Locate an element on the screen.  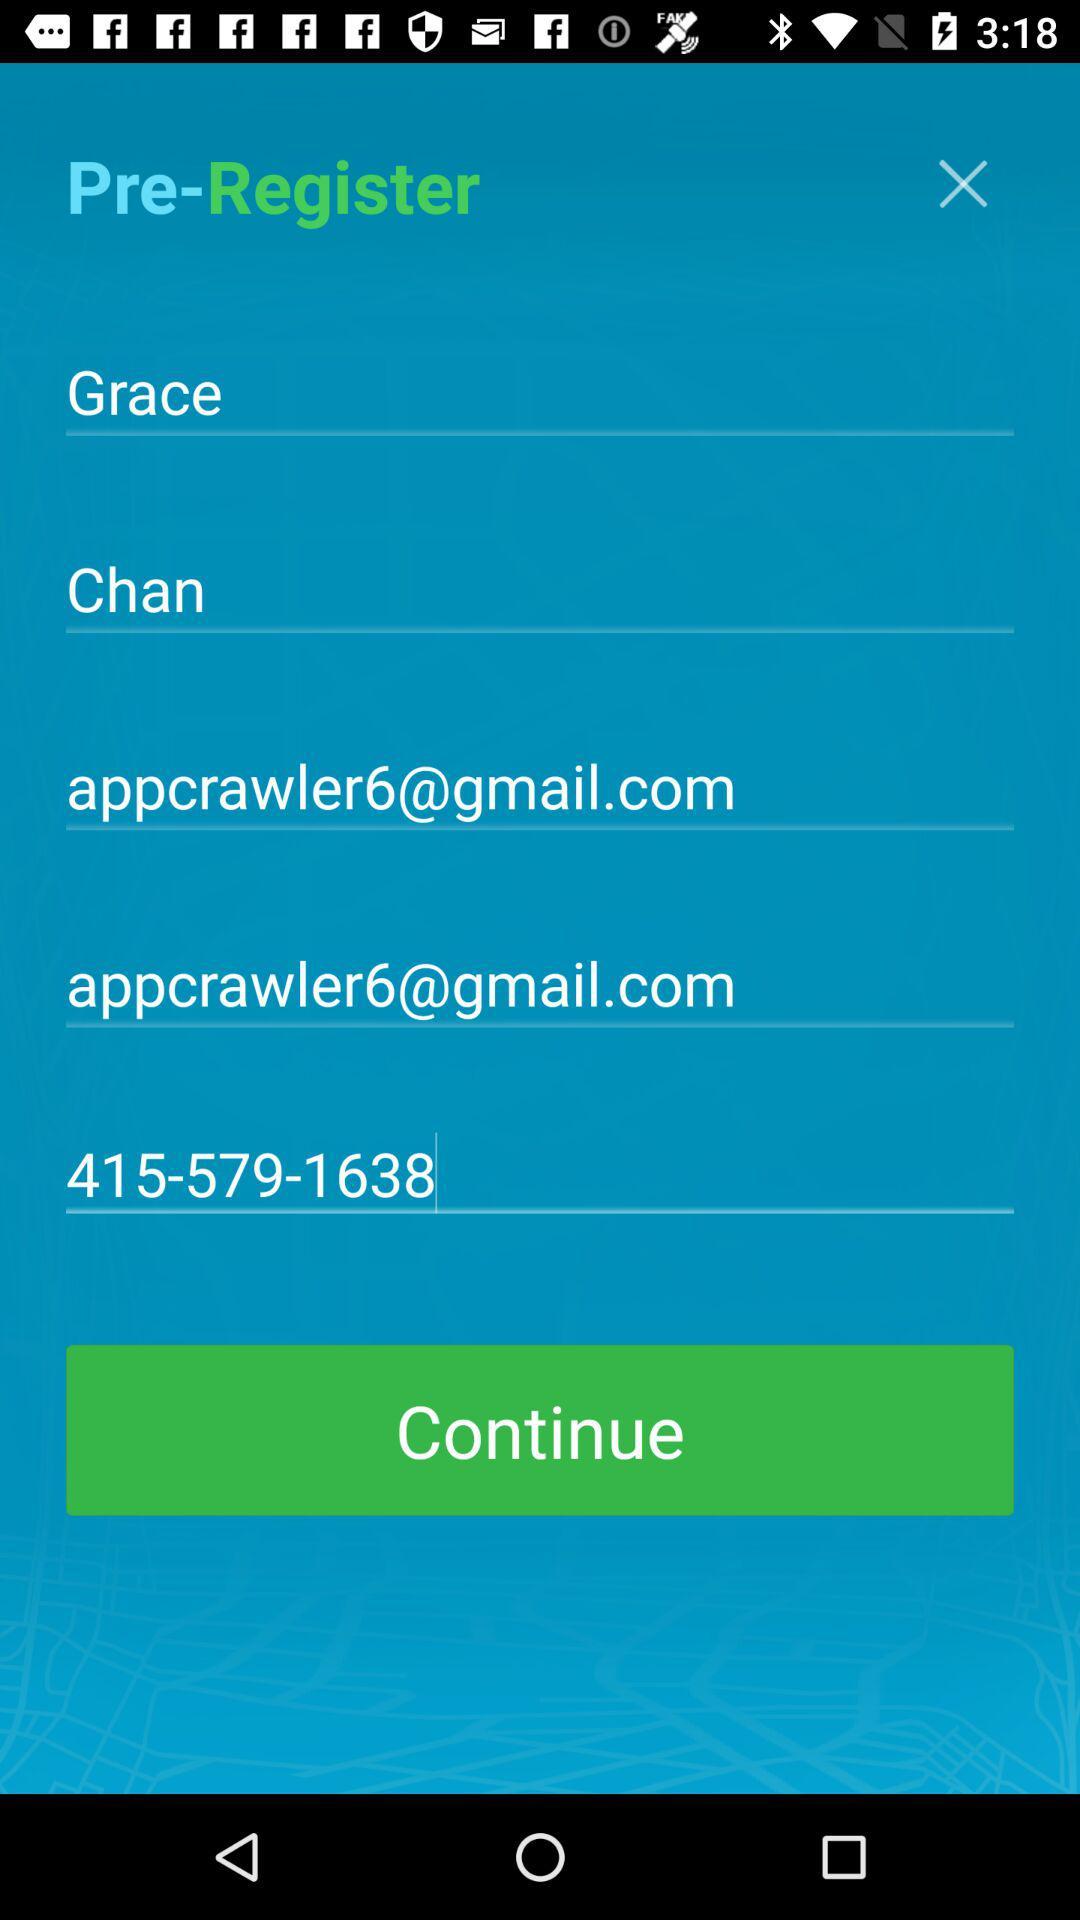
the close icon is located at coordinates (962, 183).